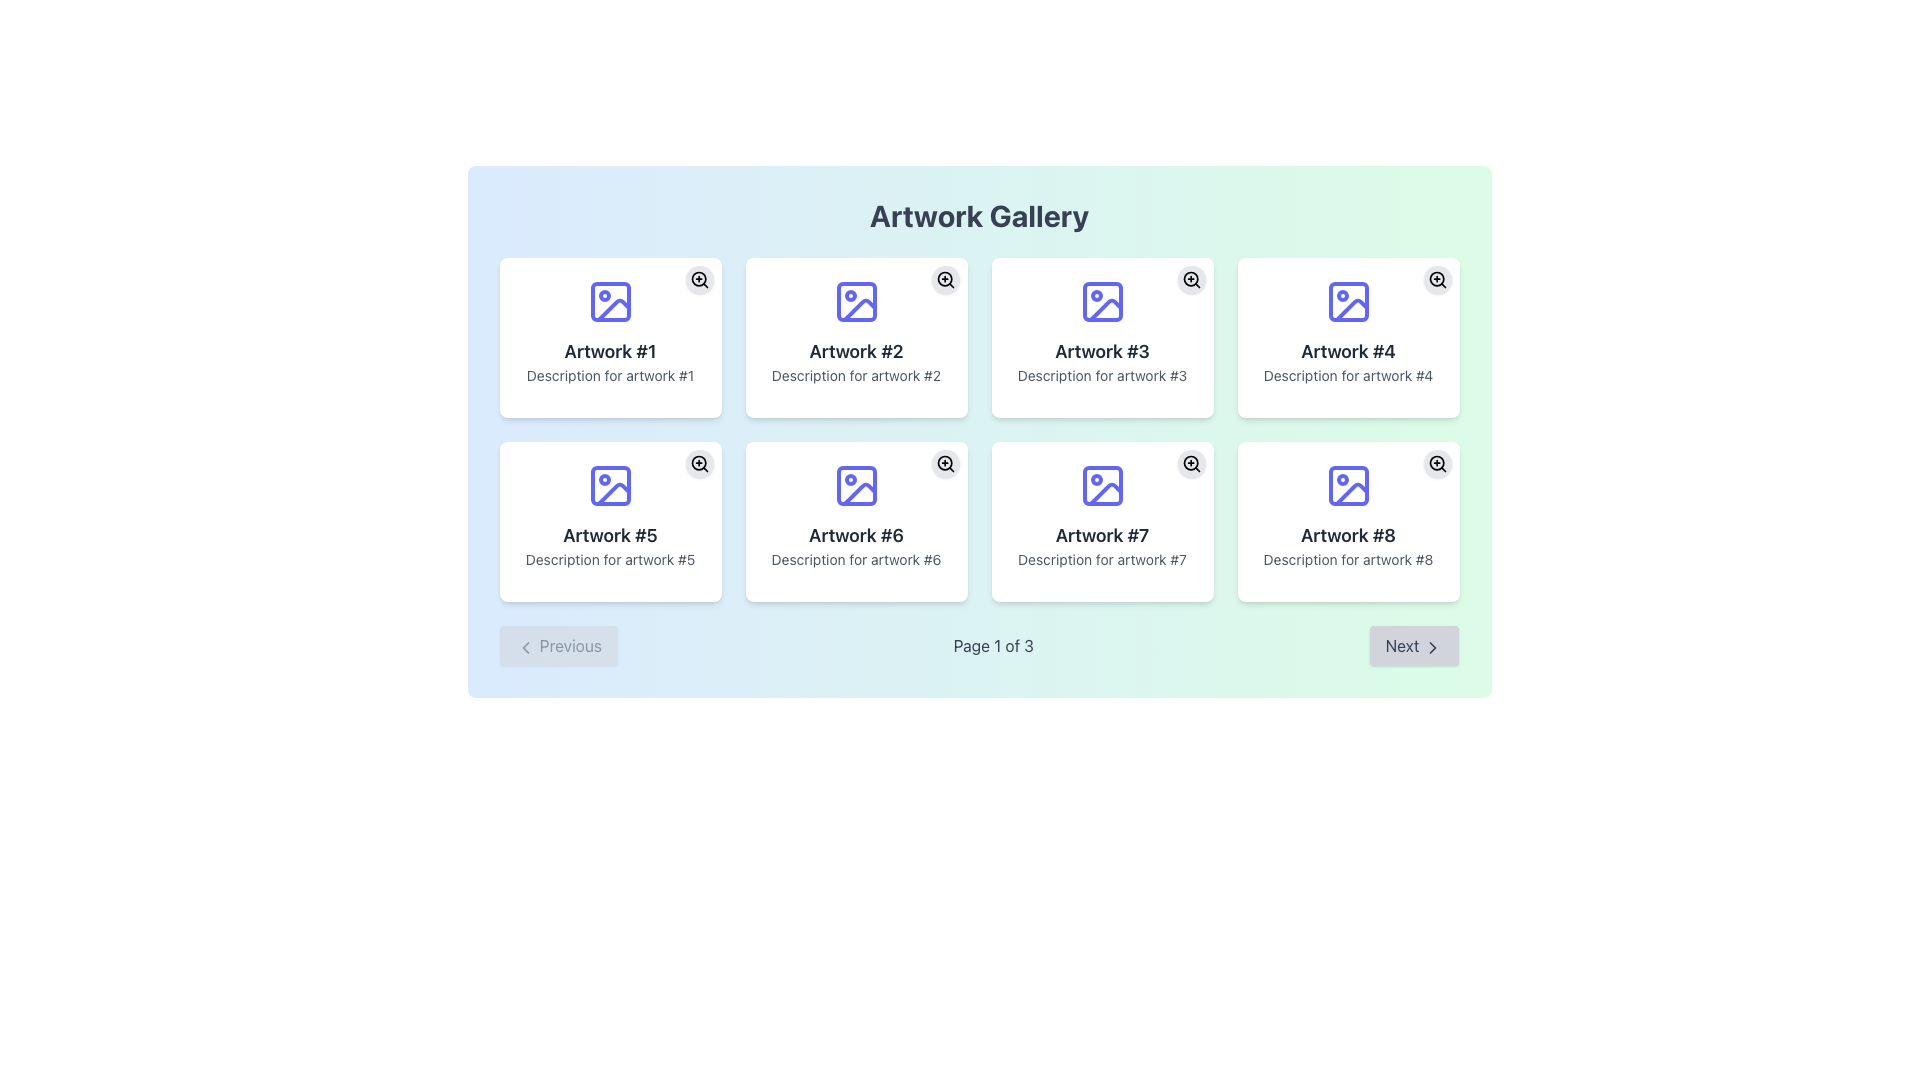 The height and width of the screenshot is (1080, 1920). I want to click on the circular component of the zoom-in icon associated with 'Artwork #4' tile, which is positioned at the top-right corner of the tile, so click(1435, 279).